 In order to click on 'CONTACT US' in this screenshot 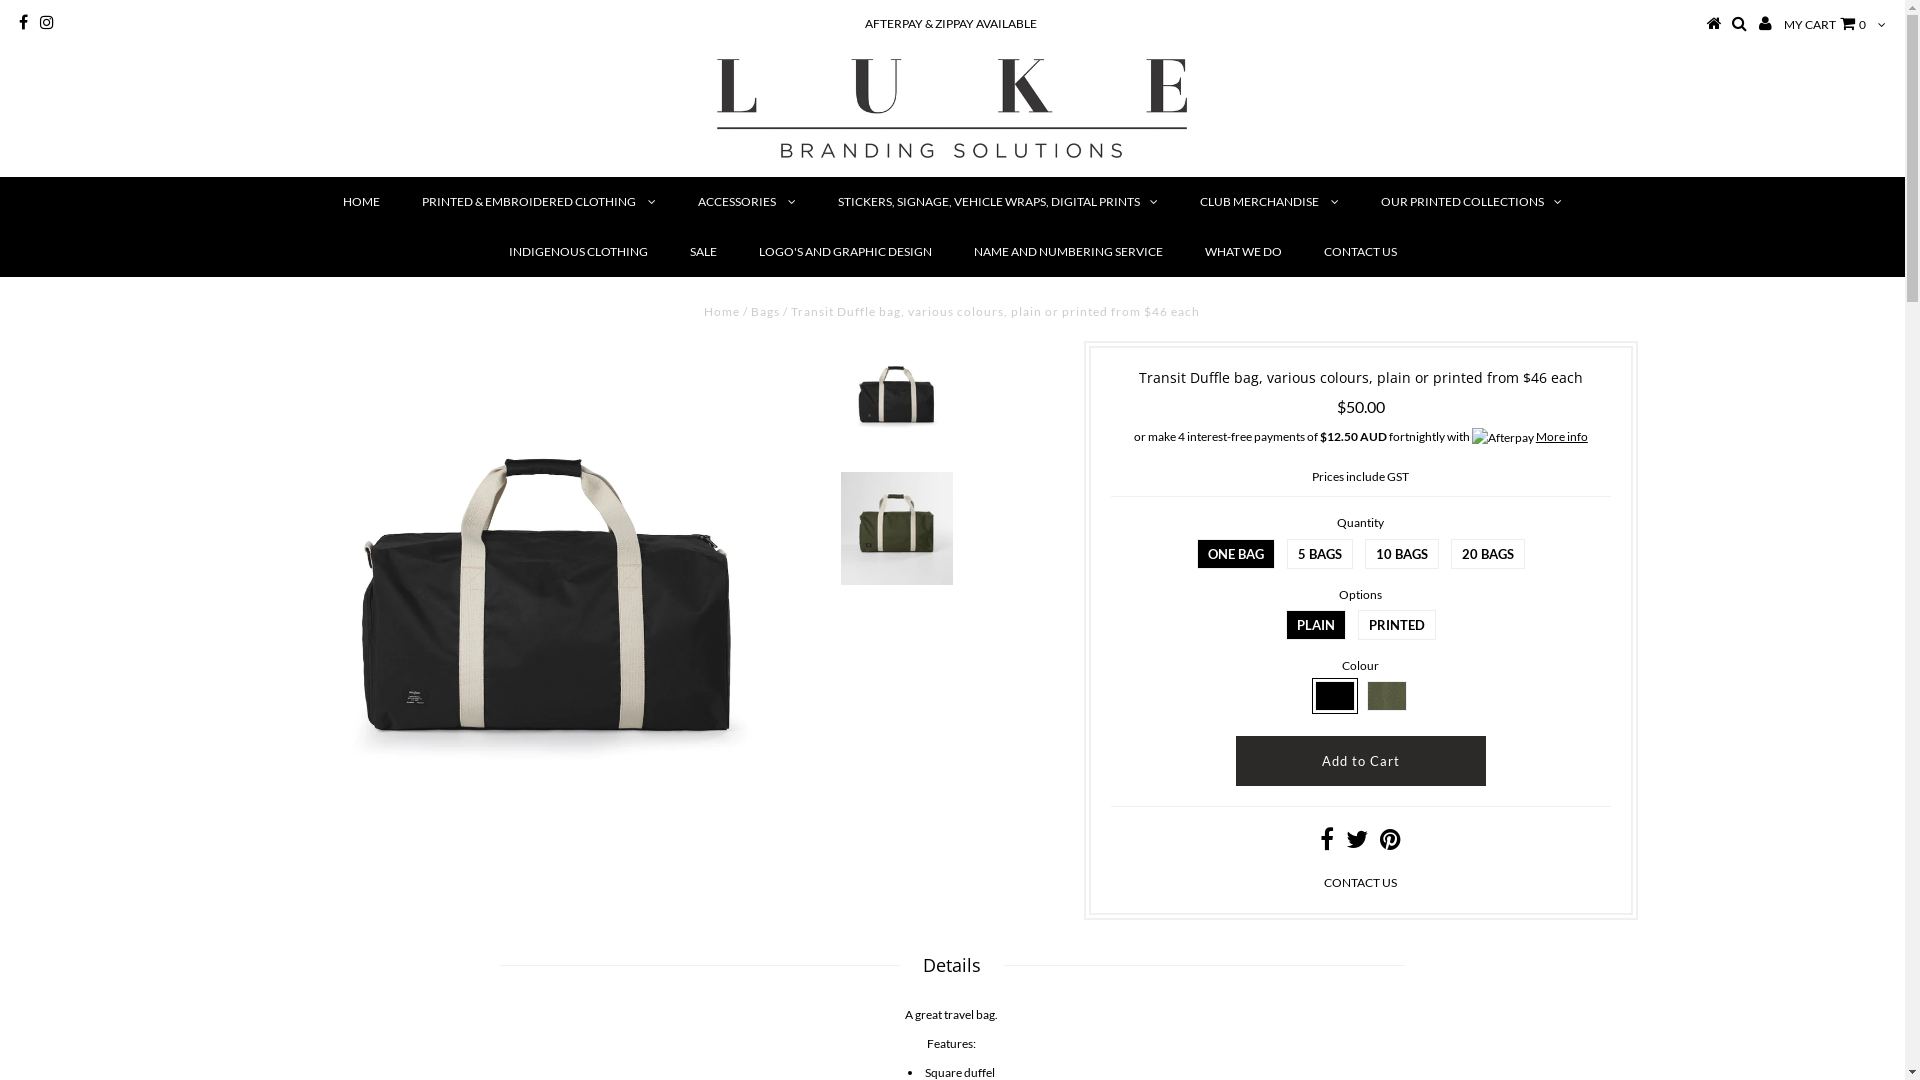, I will do `click(1324, 881)`.